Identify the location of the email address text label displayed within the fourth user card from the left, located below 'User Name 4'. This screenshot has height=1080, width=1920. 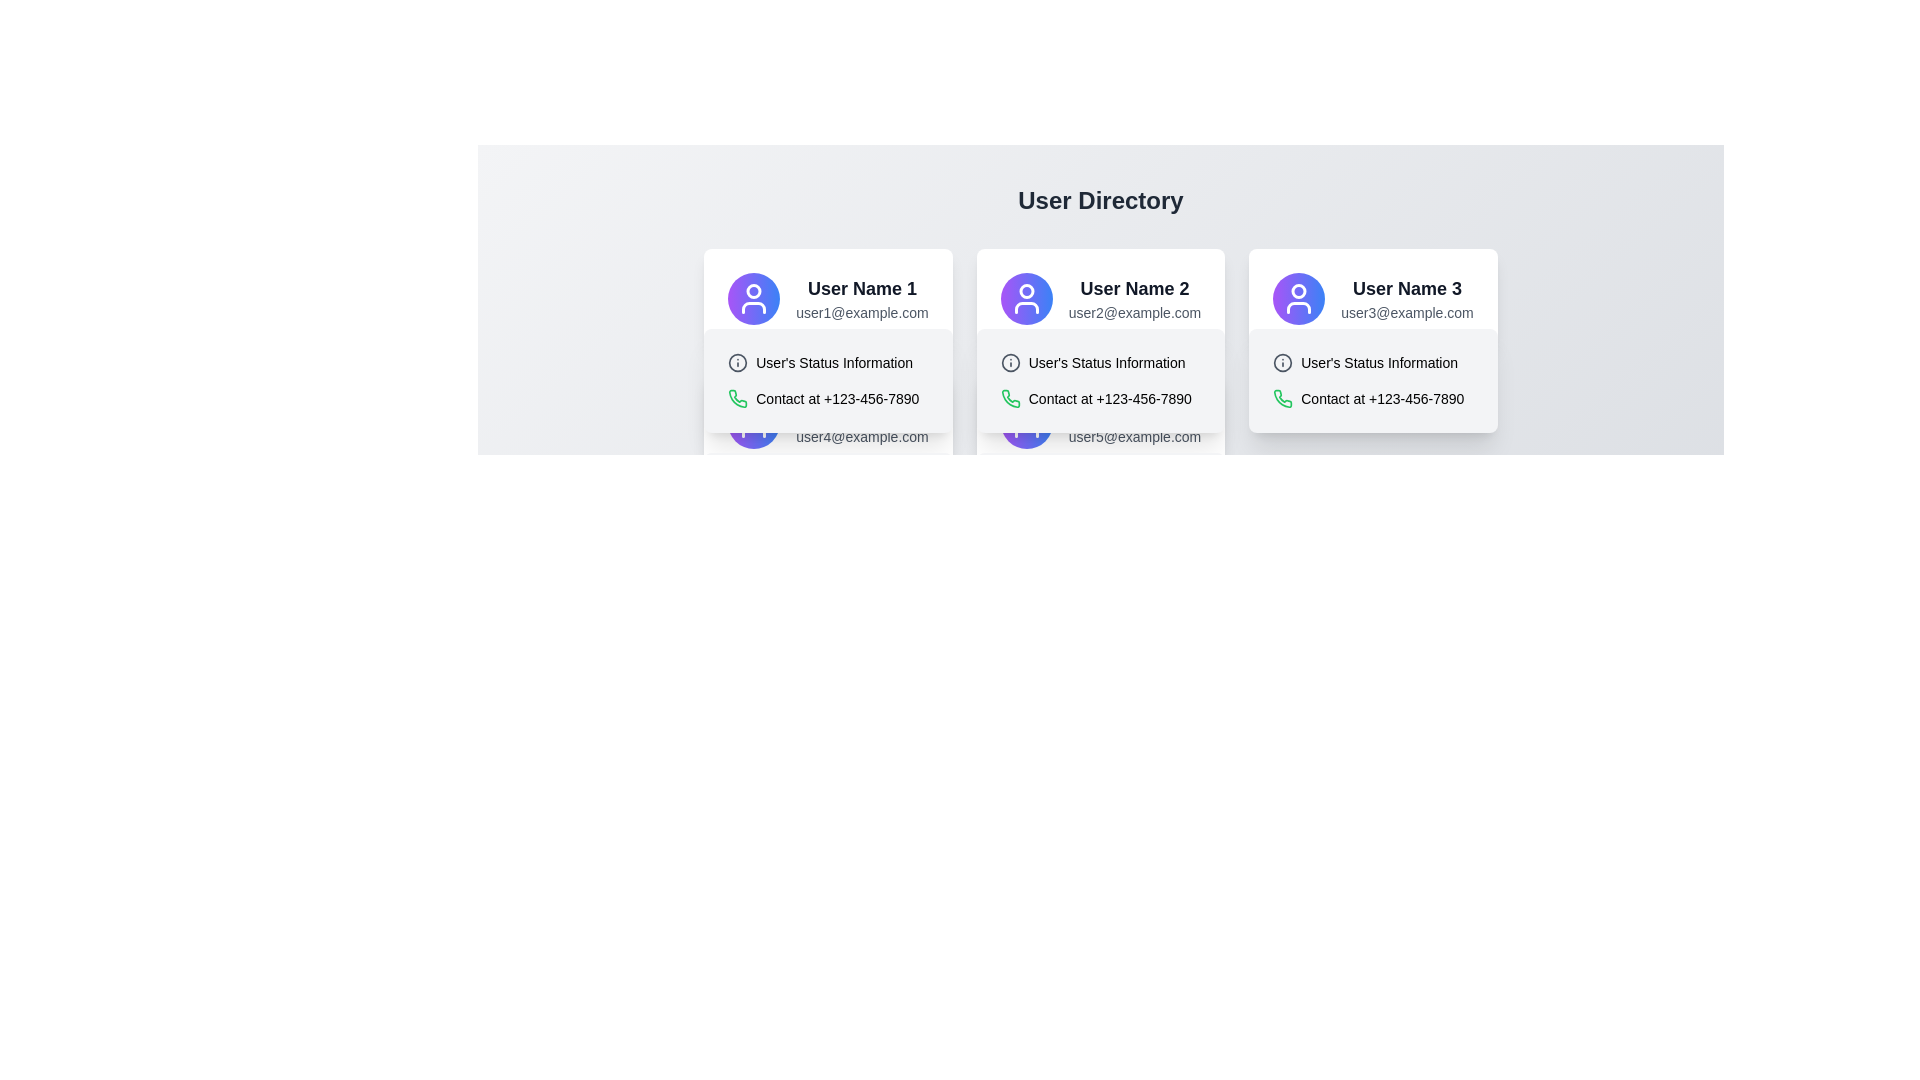
(862, 422).